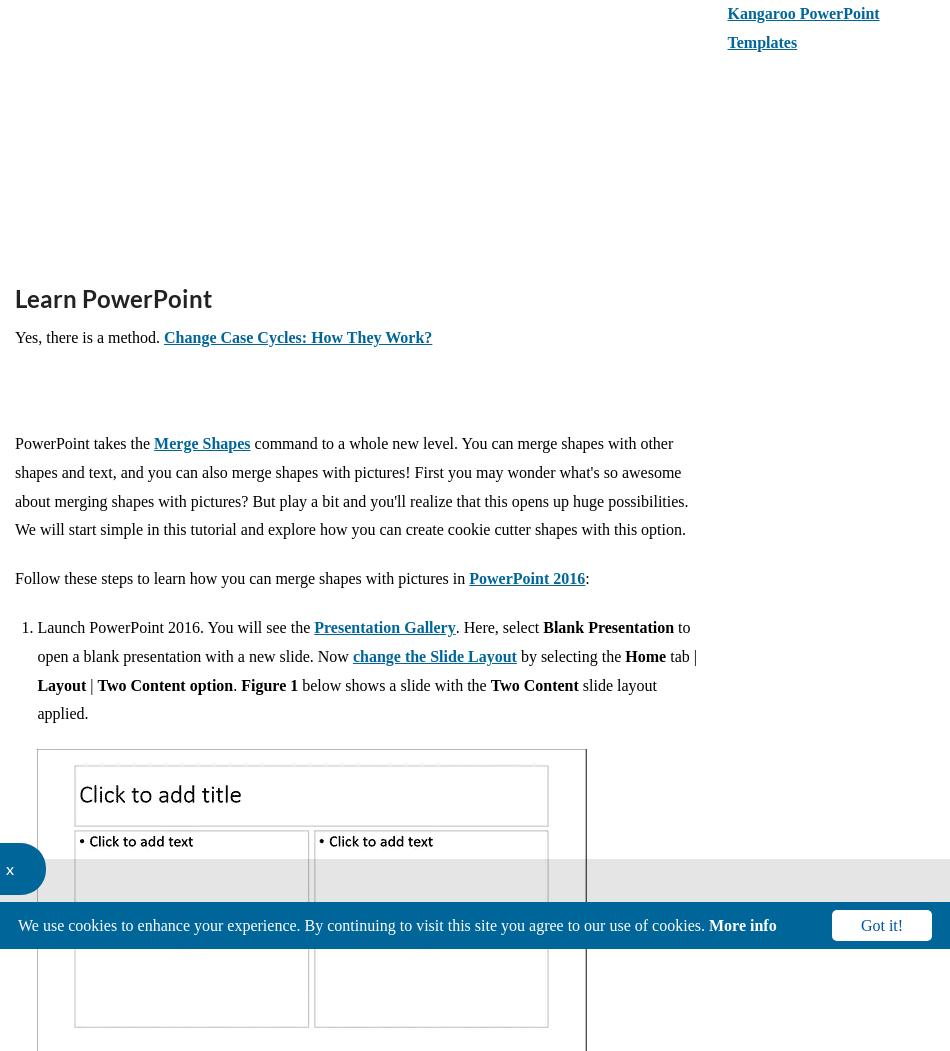 Image resolution: width=950 pixels, height=1051 pixels. Describe the element at coordinates (233, 684) in the screenshot. I see `'.'` at that location.